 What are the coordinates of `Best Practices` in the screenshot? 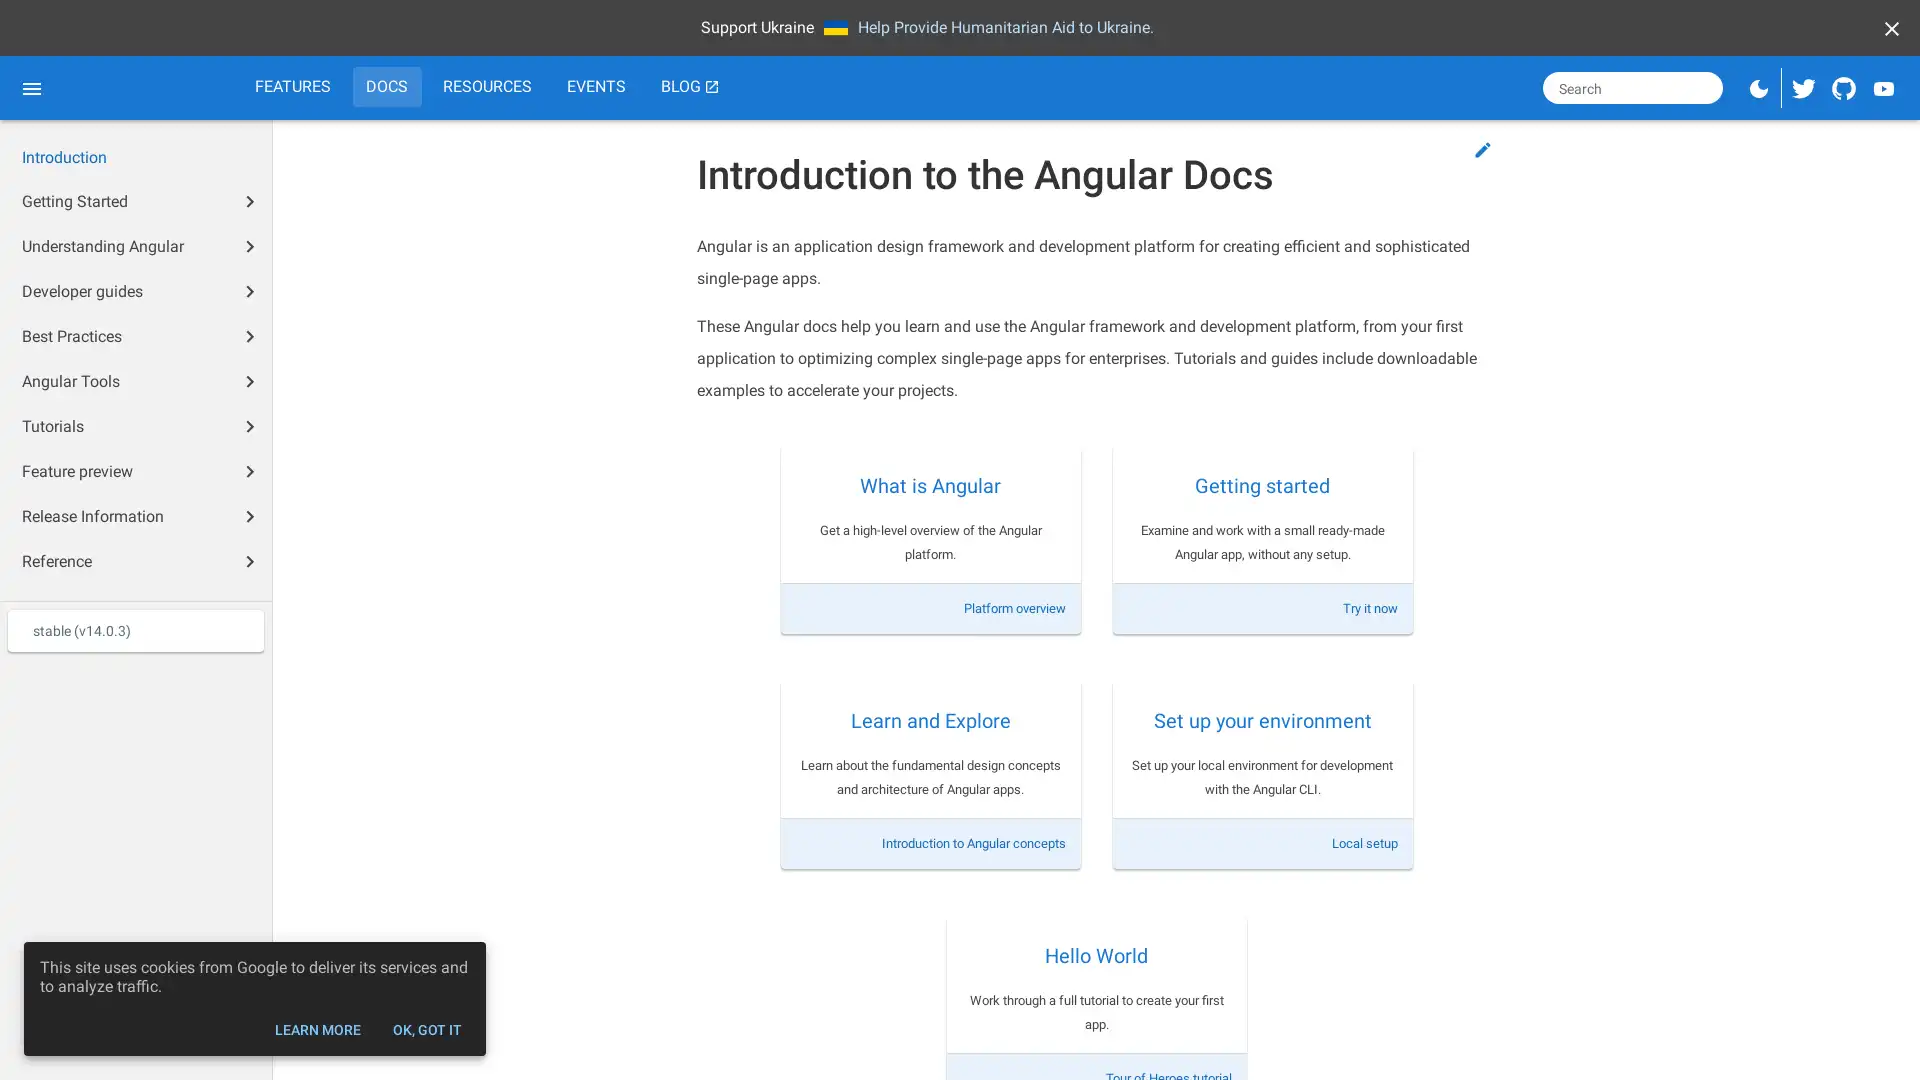 It's located at (134, 335).